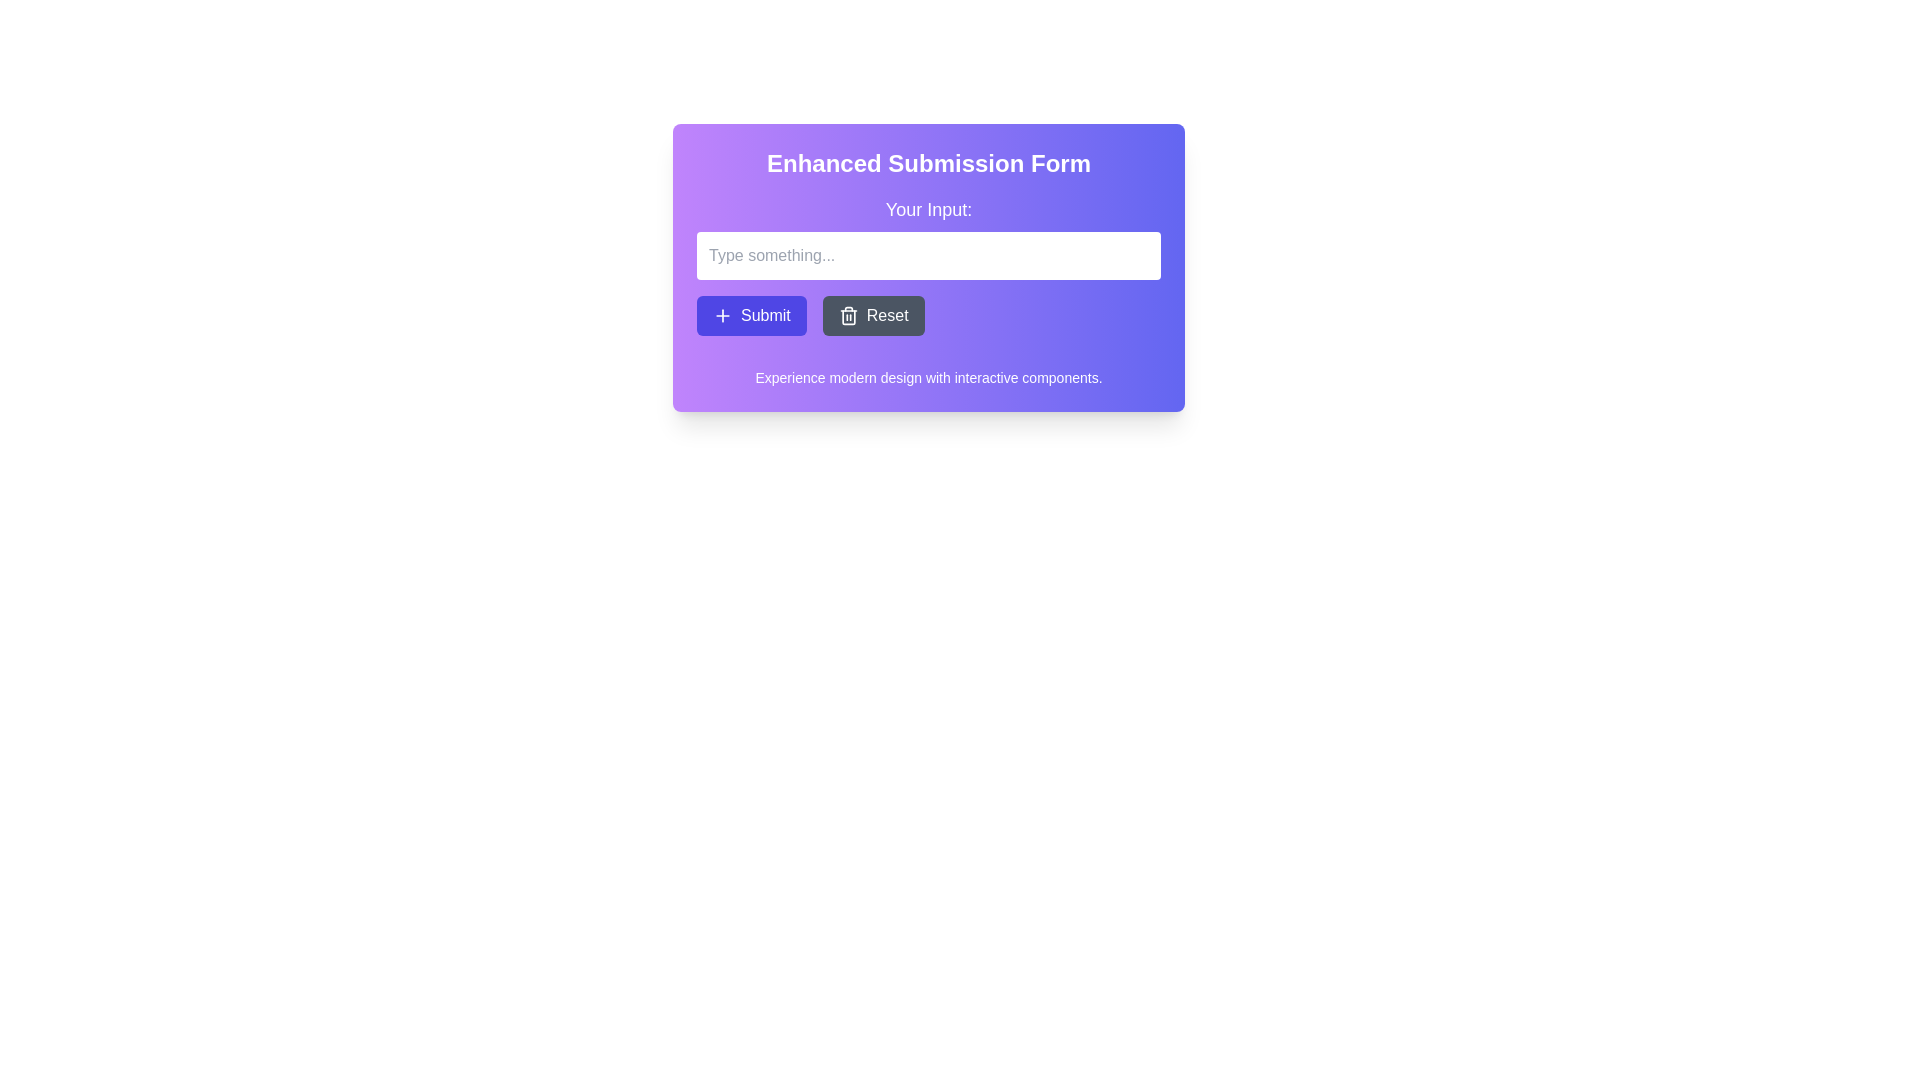 The height and width of the screenshot is (1080, 1920). I want to click on the blue 'Submit' button containing the SVG plus icon located at the center near the left side of the text label, so click(722, 315).